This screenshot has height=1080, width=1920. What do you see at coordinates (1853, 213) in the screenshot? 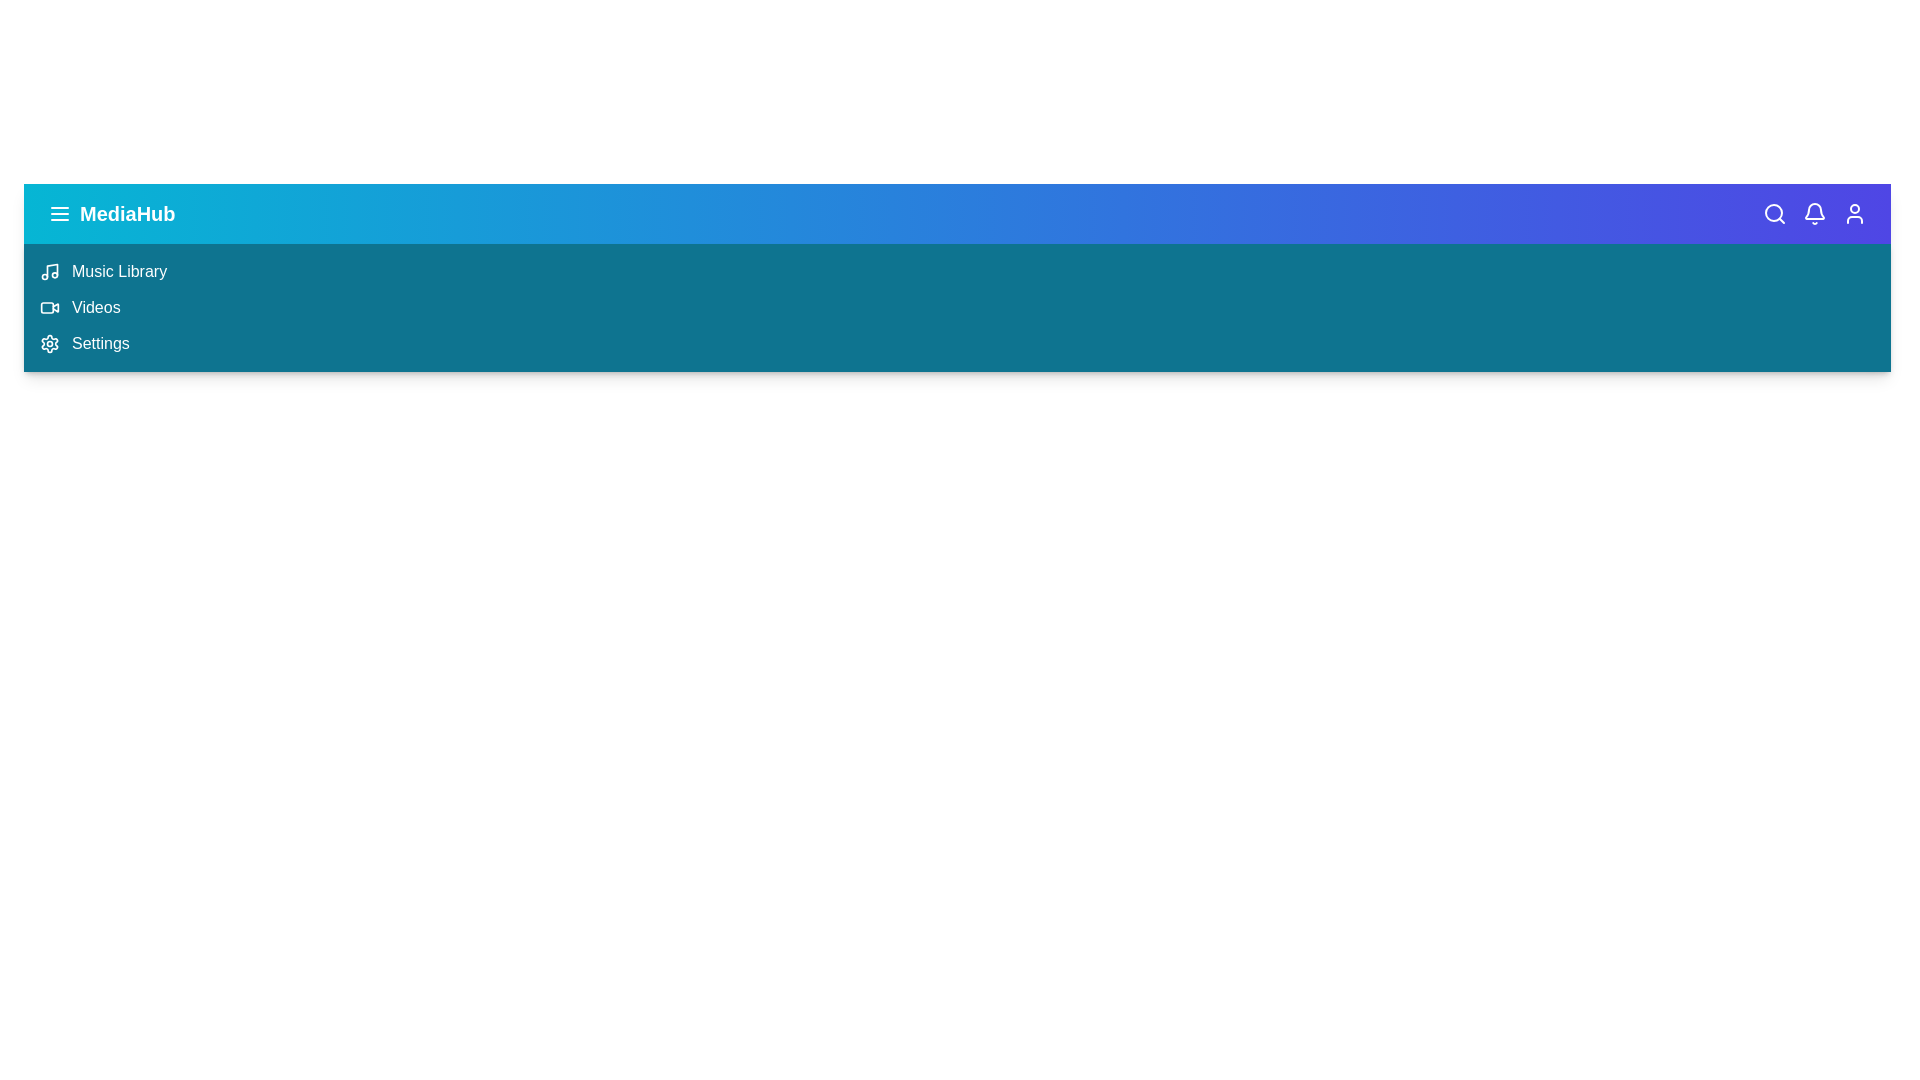
I see `the user profile icon` at bounding box center [1853, 213].